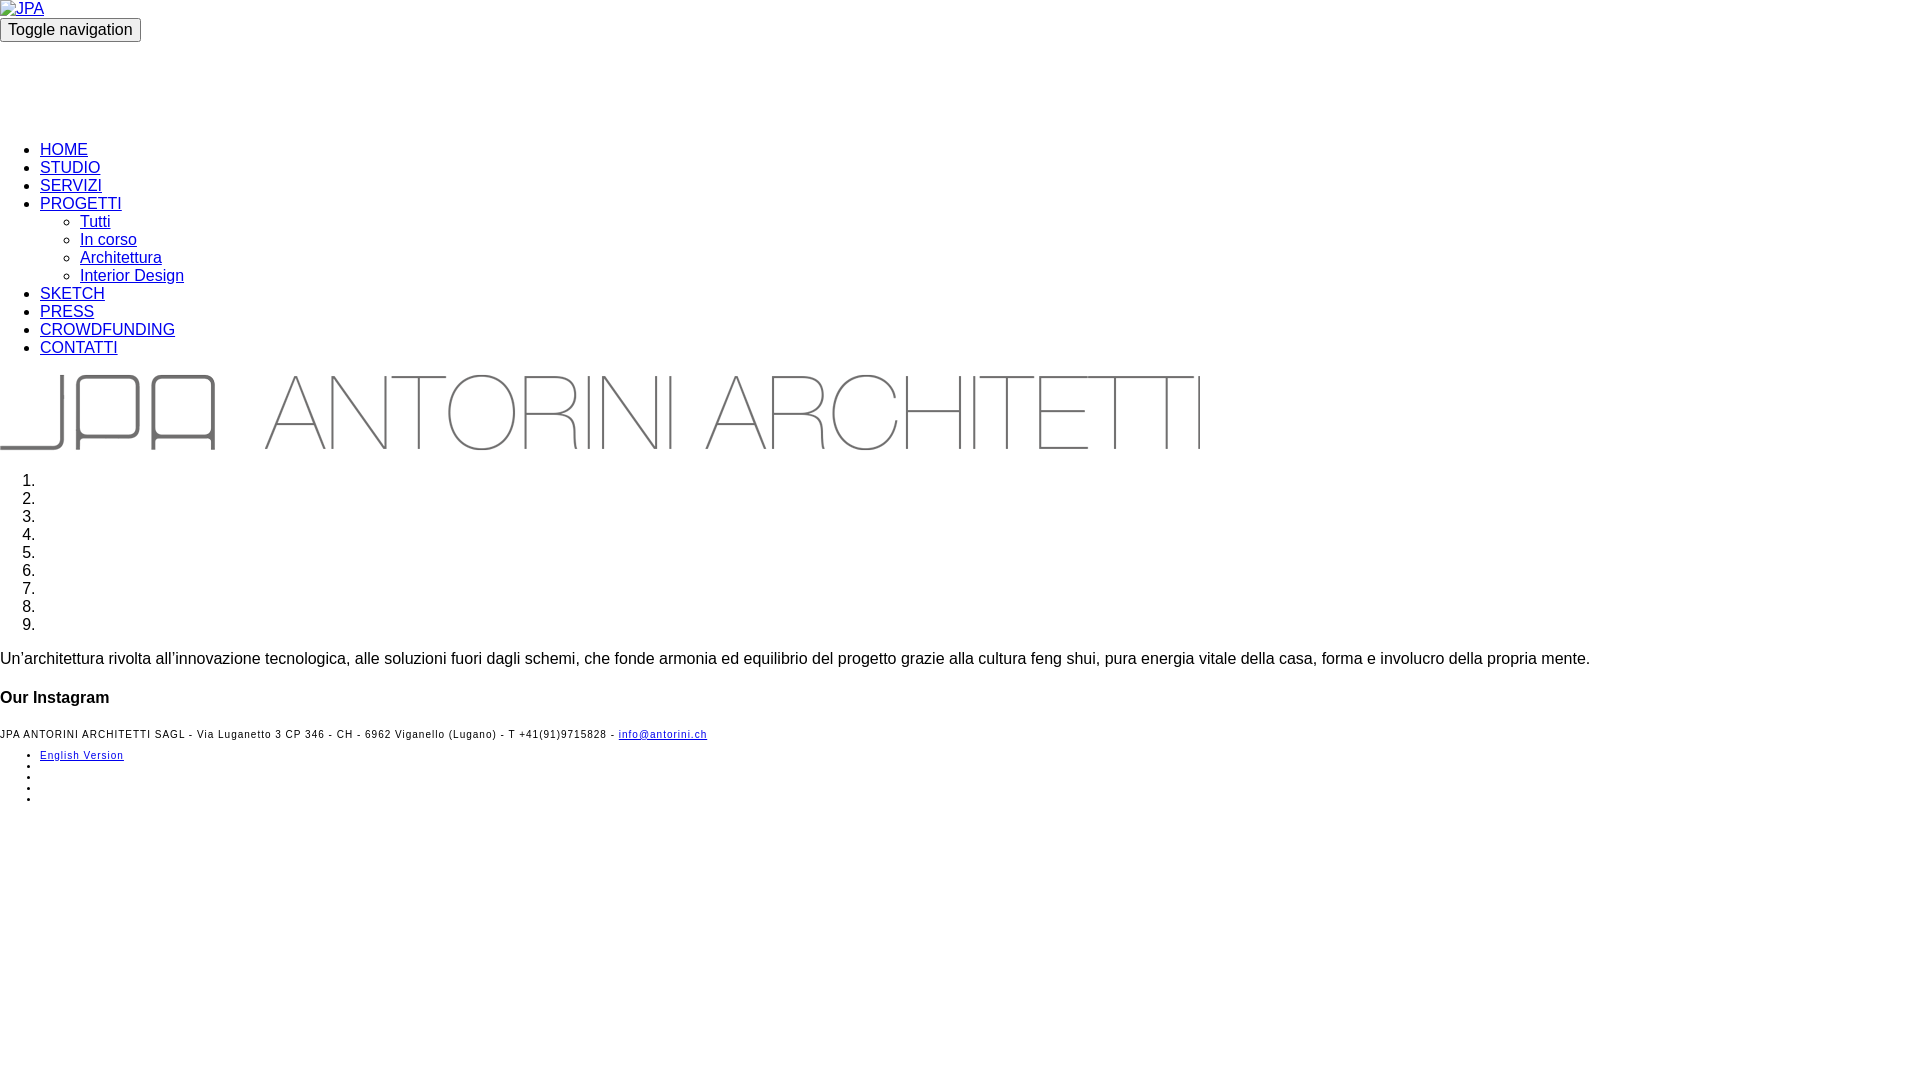  I want to click on 'CROWDFUNDING', so click(39, 328).